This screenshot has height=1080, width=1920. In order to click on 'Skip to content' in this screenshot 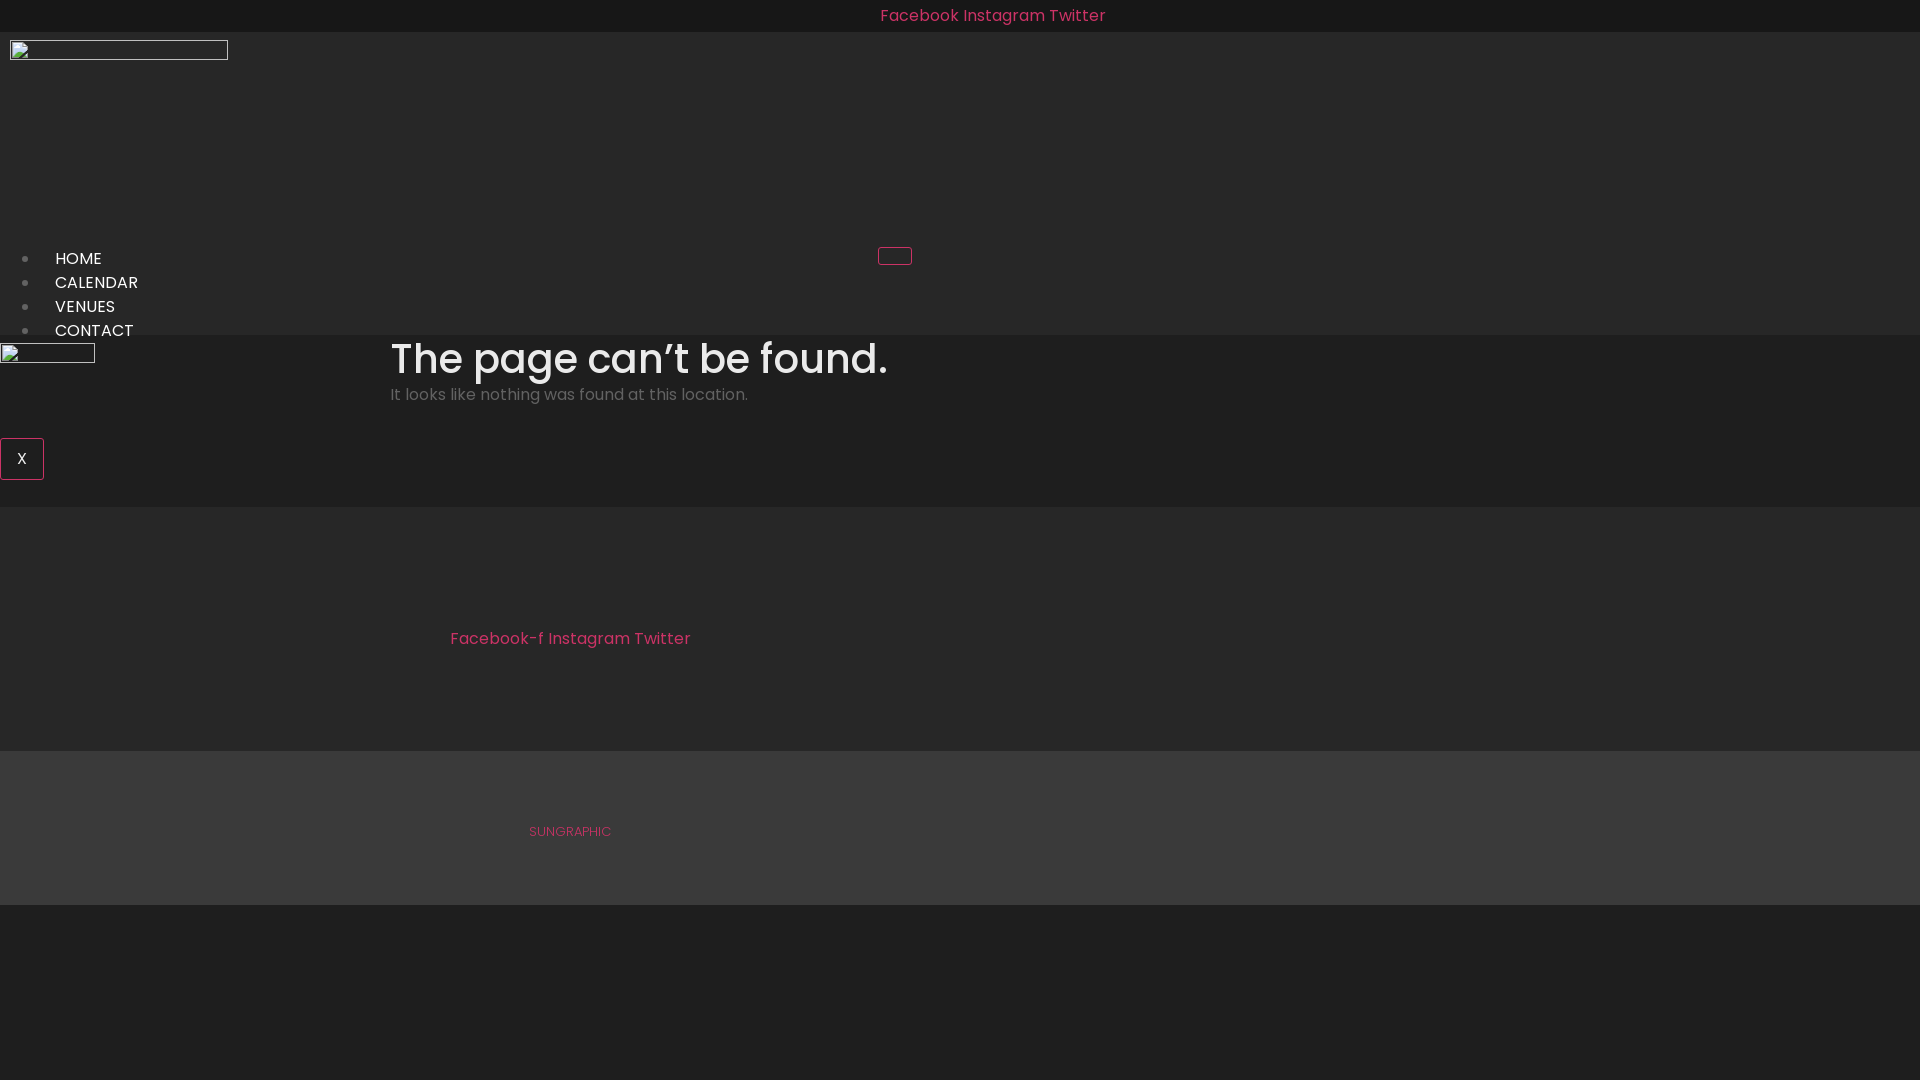, I will do `click(0, 0)`.